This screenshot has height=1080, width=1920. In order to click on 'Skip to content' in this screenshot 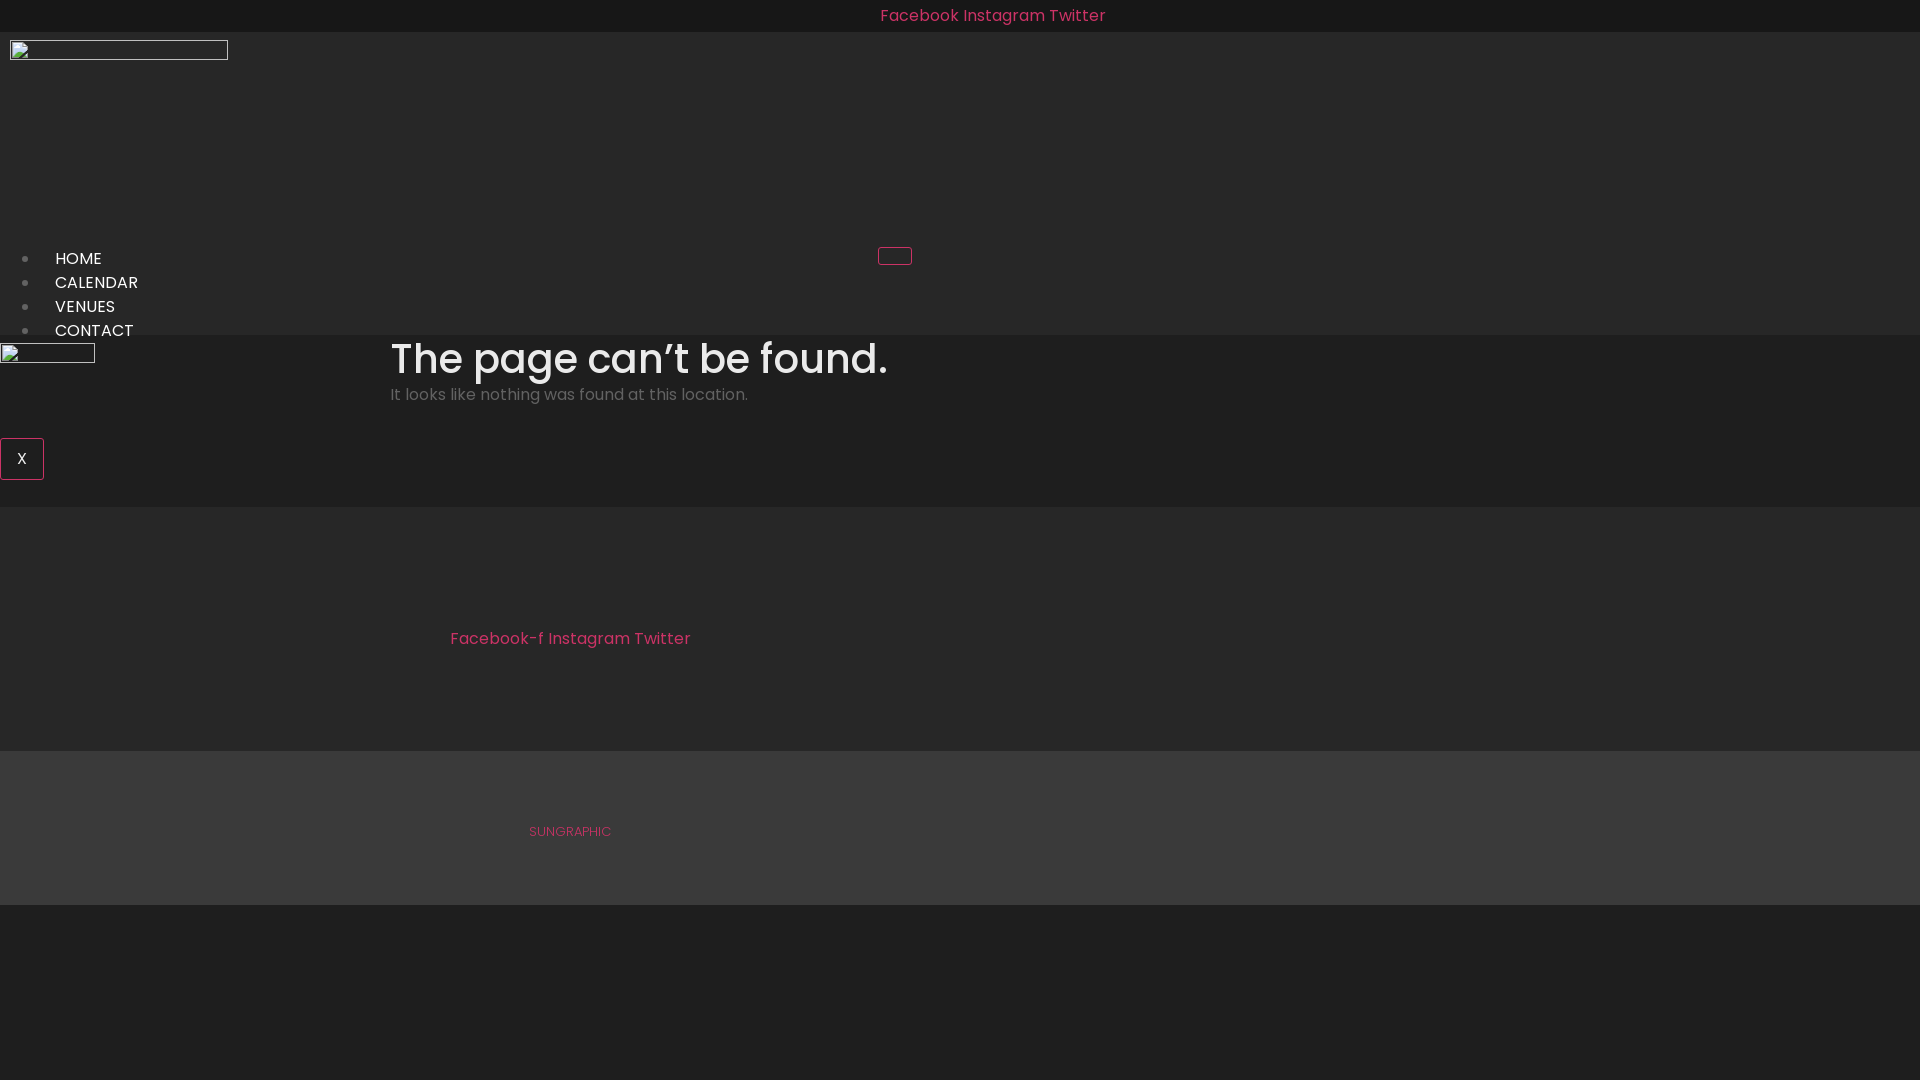, I will do `click(0, 0)`.